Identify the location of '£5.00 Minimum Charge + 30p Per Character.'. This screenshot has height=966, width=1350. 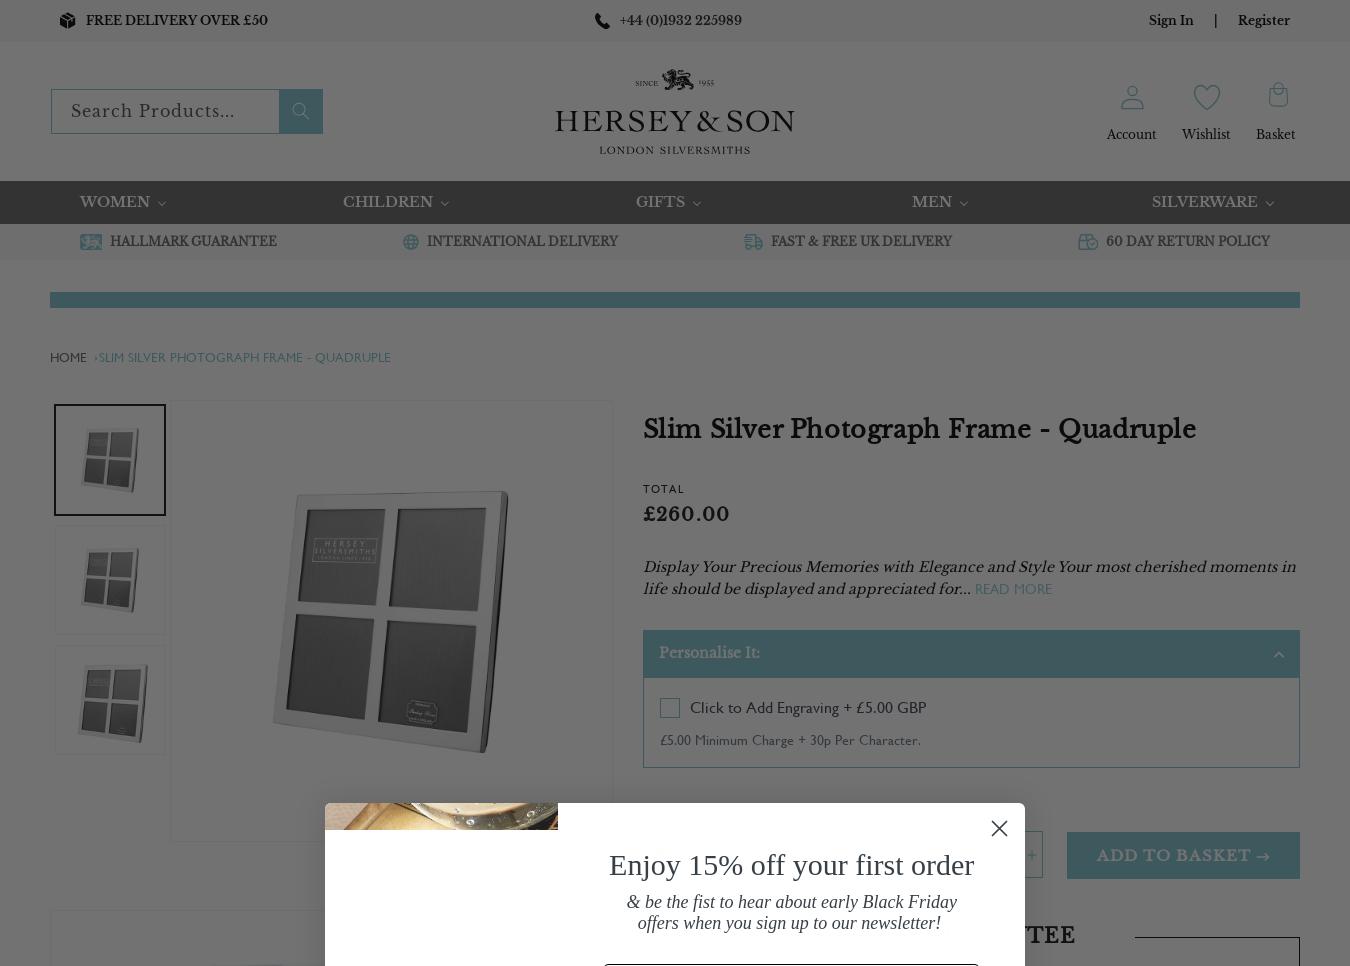
(789, 739).